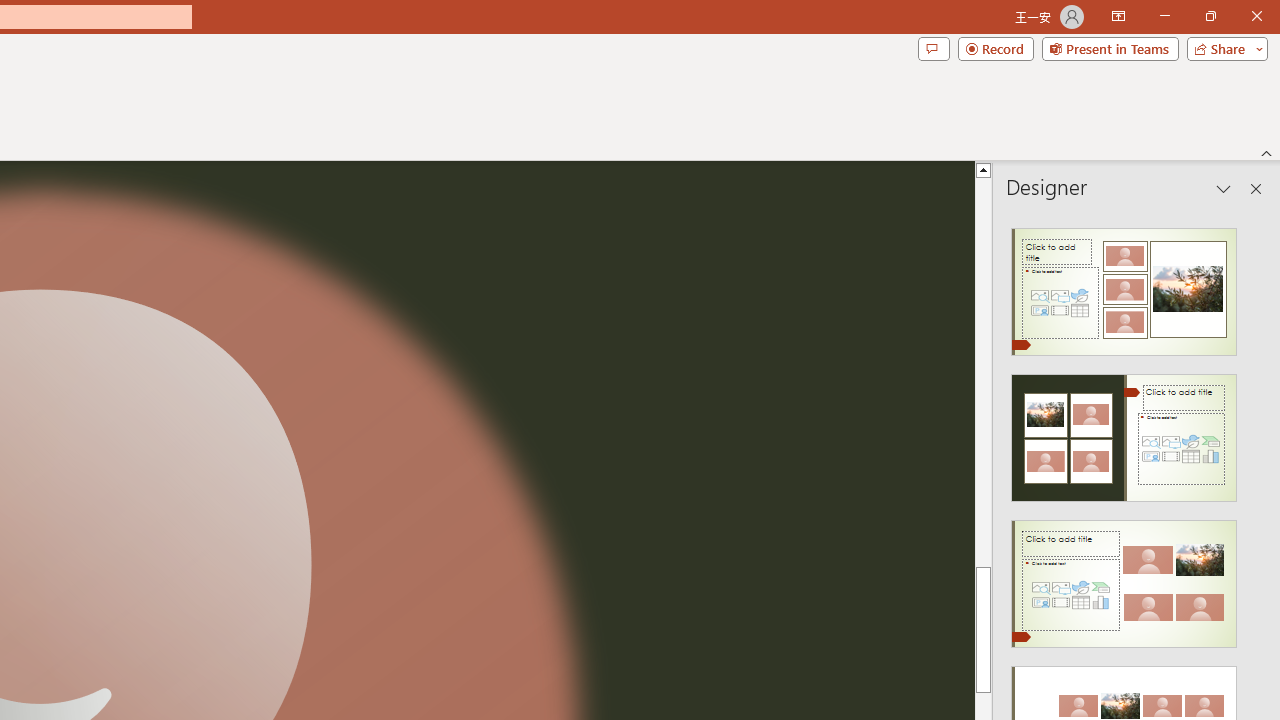 This screenshot has width=1280, height=720. Describe the element at coordinates (983, 168) in the screenshot. I see `'Line up'` at that location.